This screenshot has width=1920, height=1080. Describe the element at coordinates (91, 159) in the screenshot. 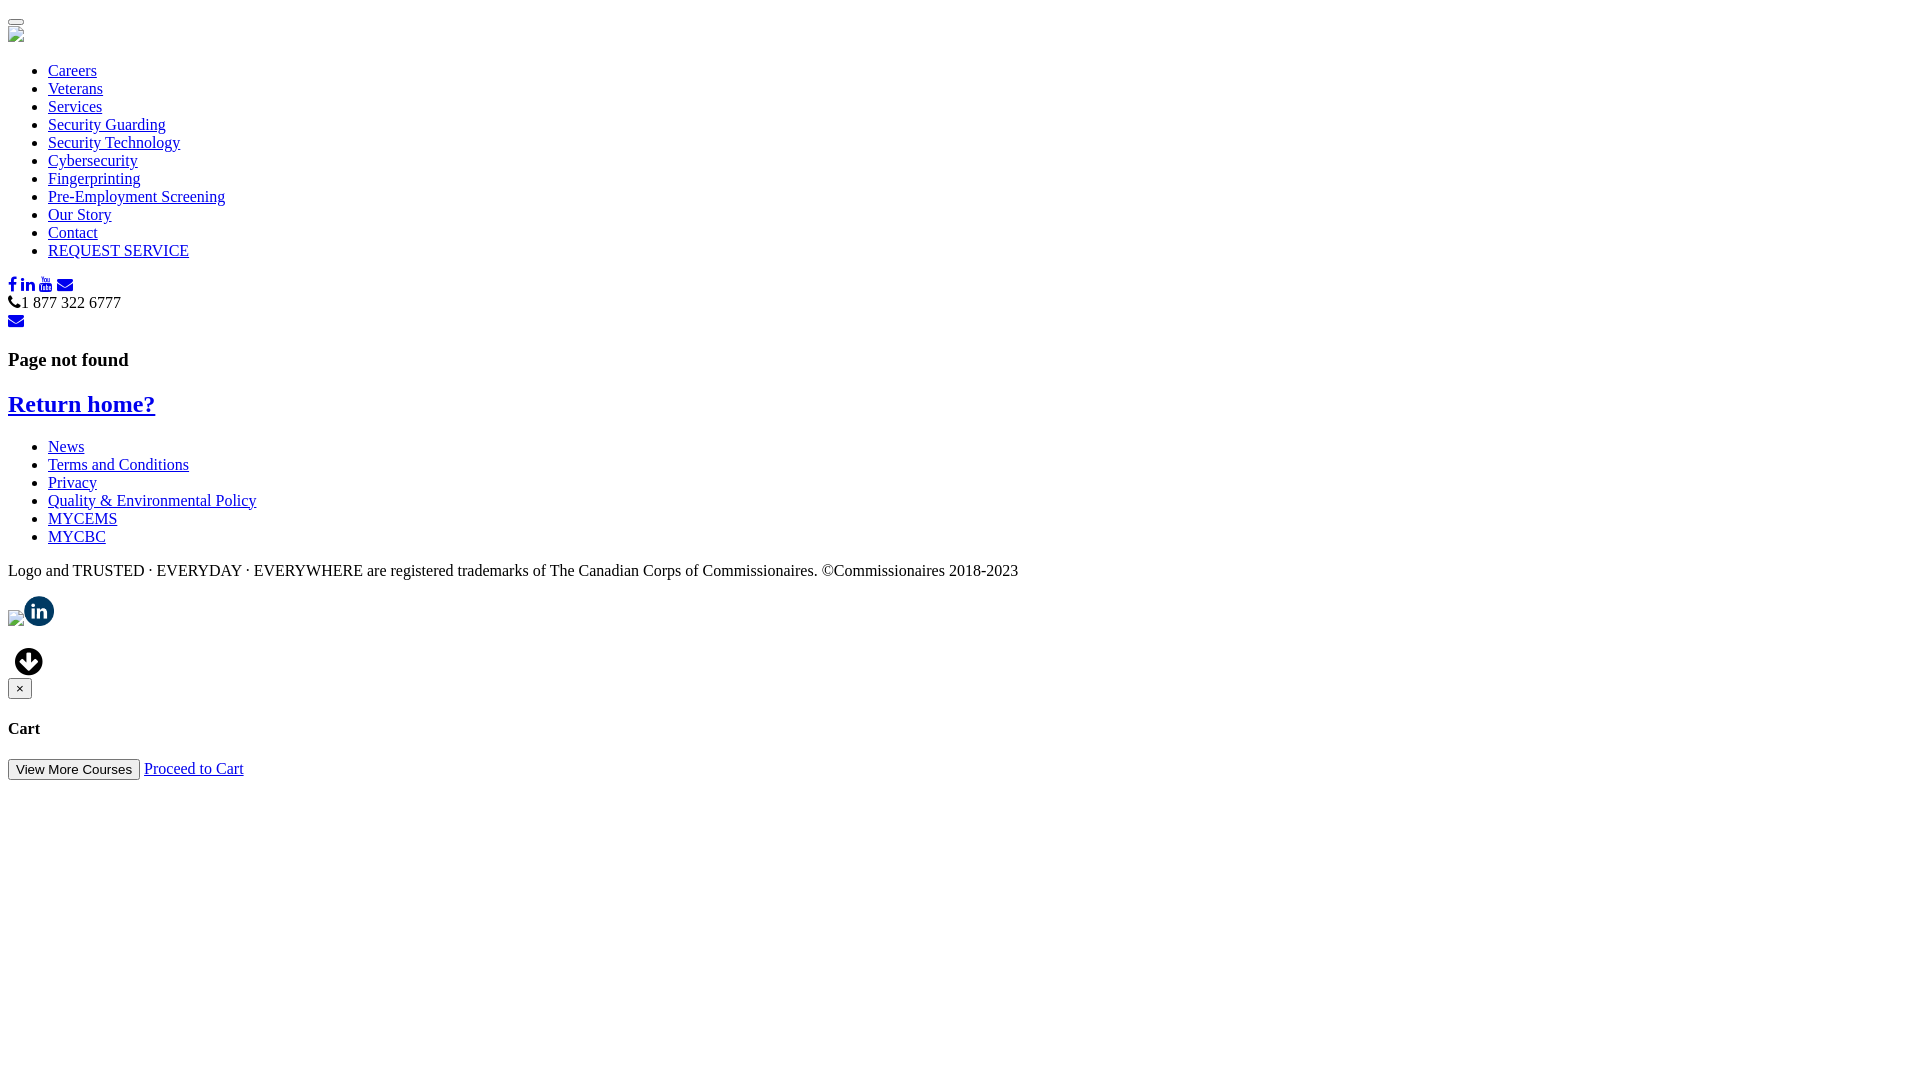

I see `'Cybersecurity'` at that location.